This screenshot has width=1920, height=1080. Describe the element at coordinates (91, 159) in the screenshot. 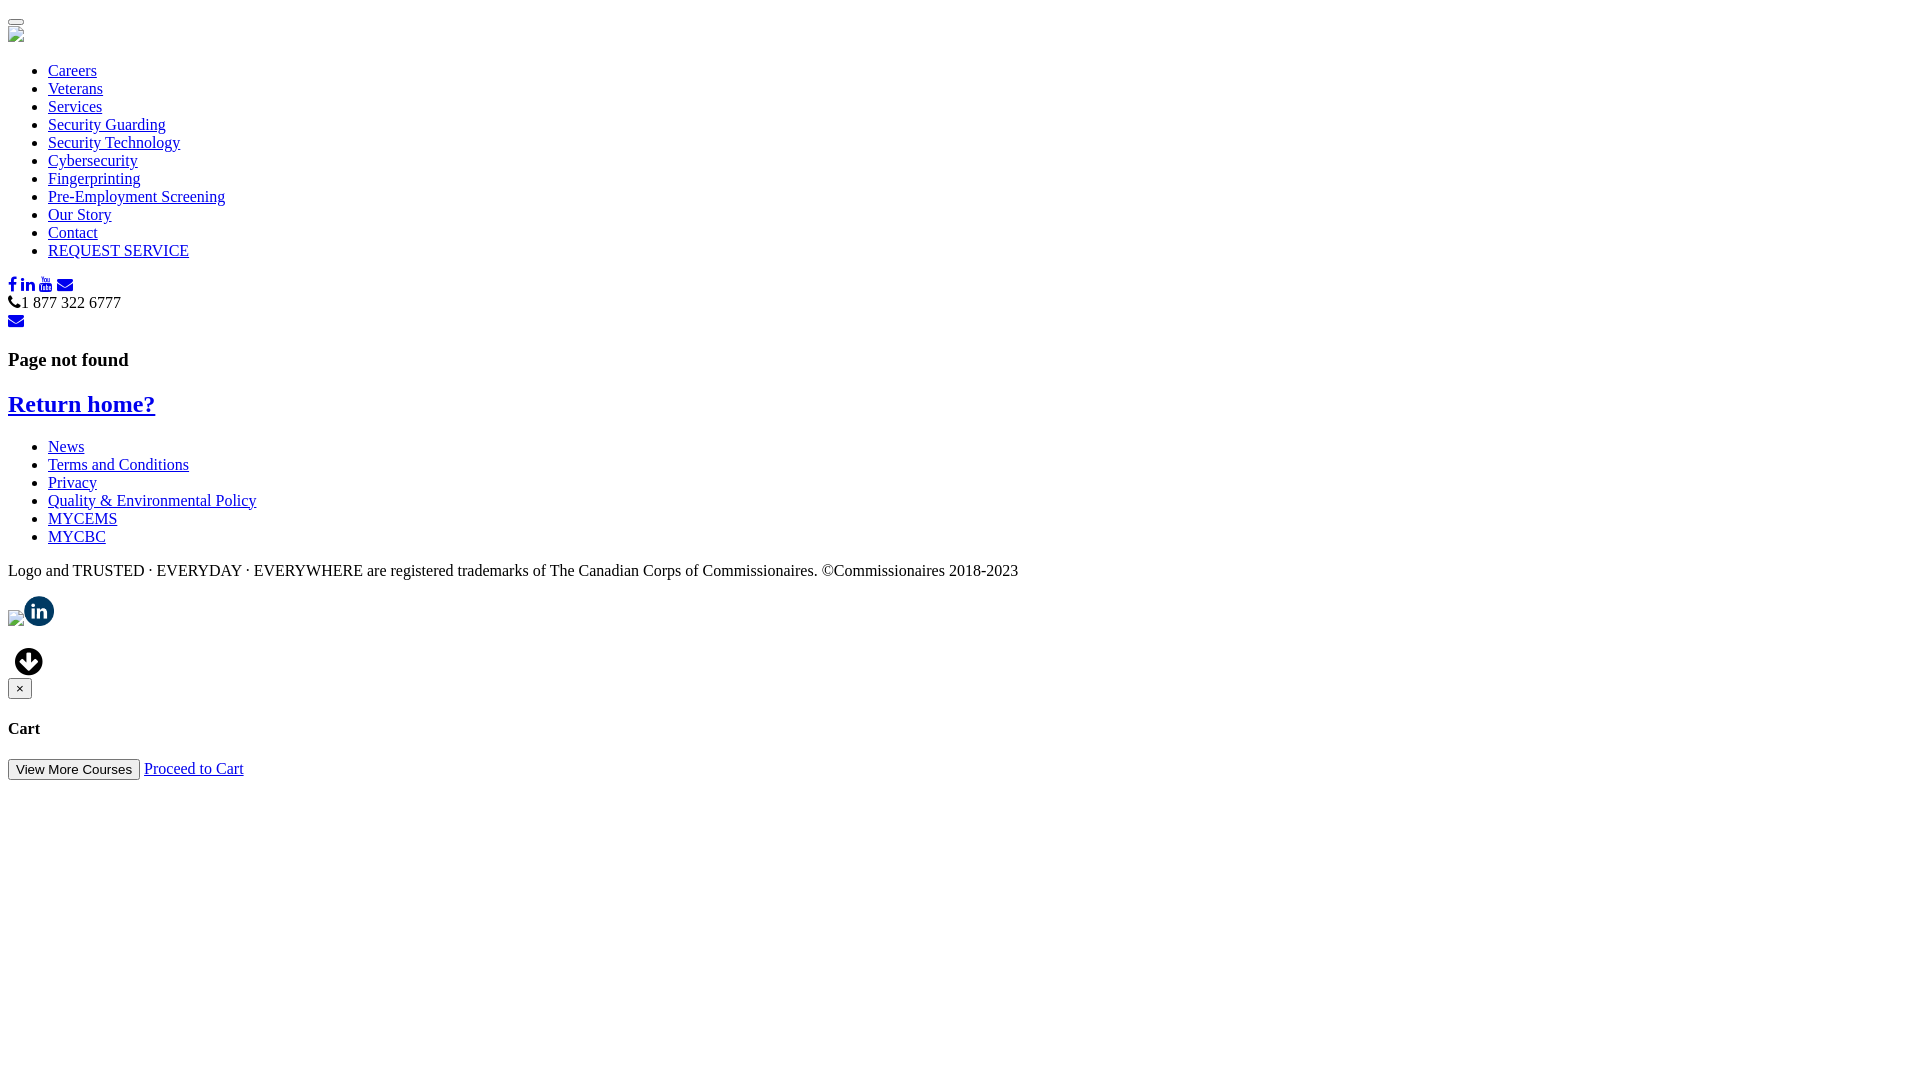

I see `'Cybersecurity'` at that location.